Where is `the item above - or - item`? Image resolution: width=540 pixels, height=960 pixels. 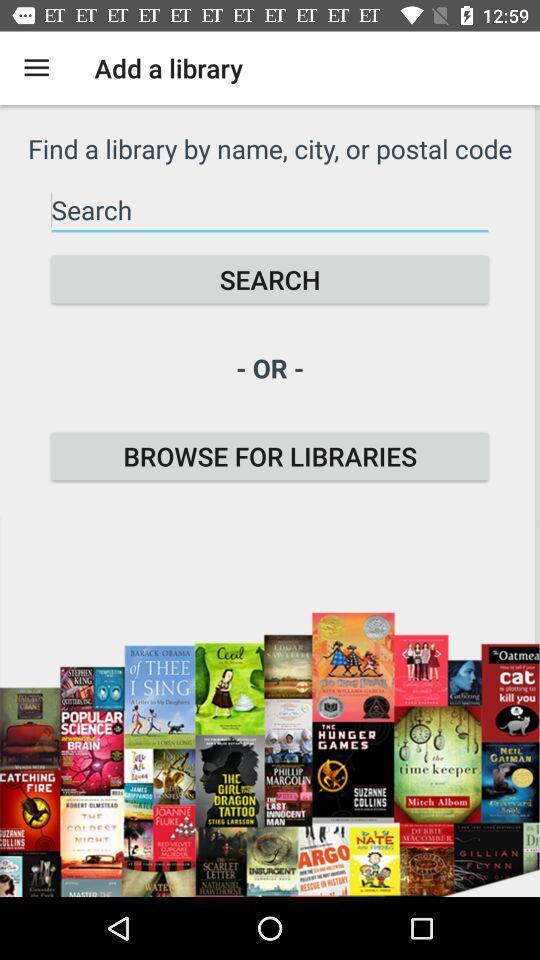
the item above - or - item is located at coordinates (270, 278).